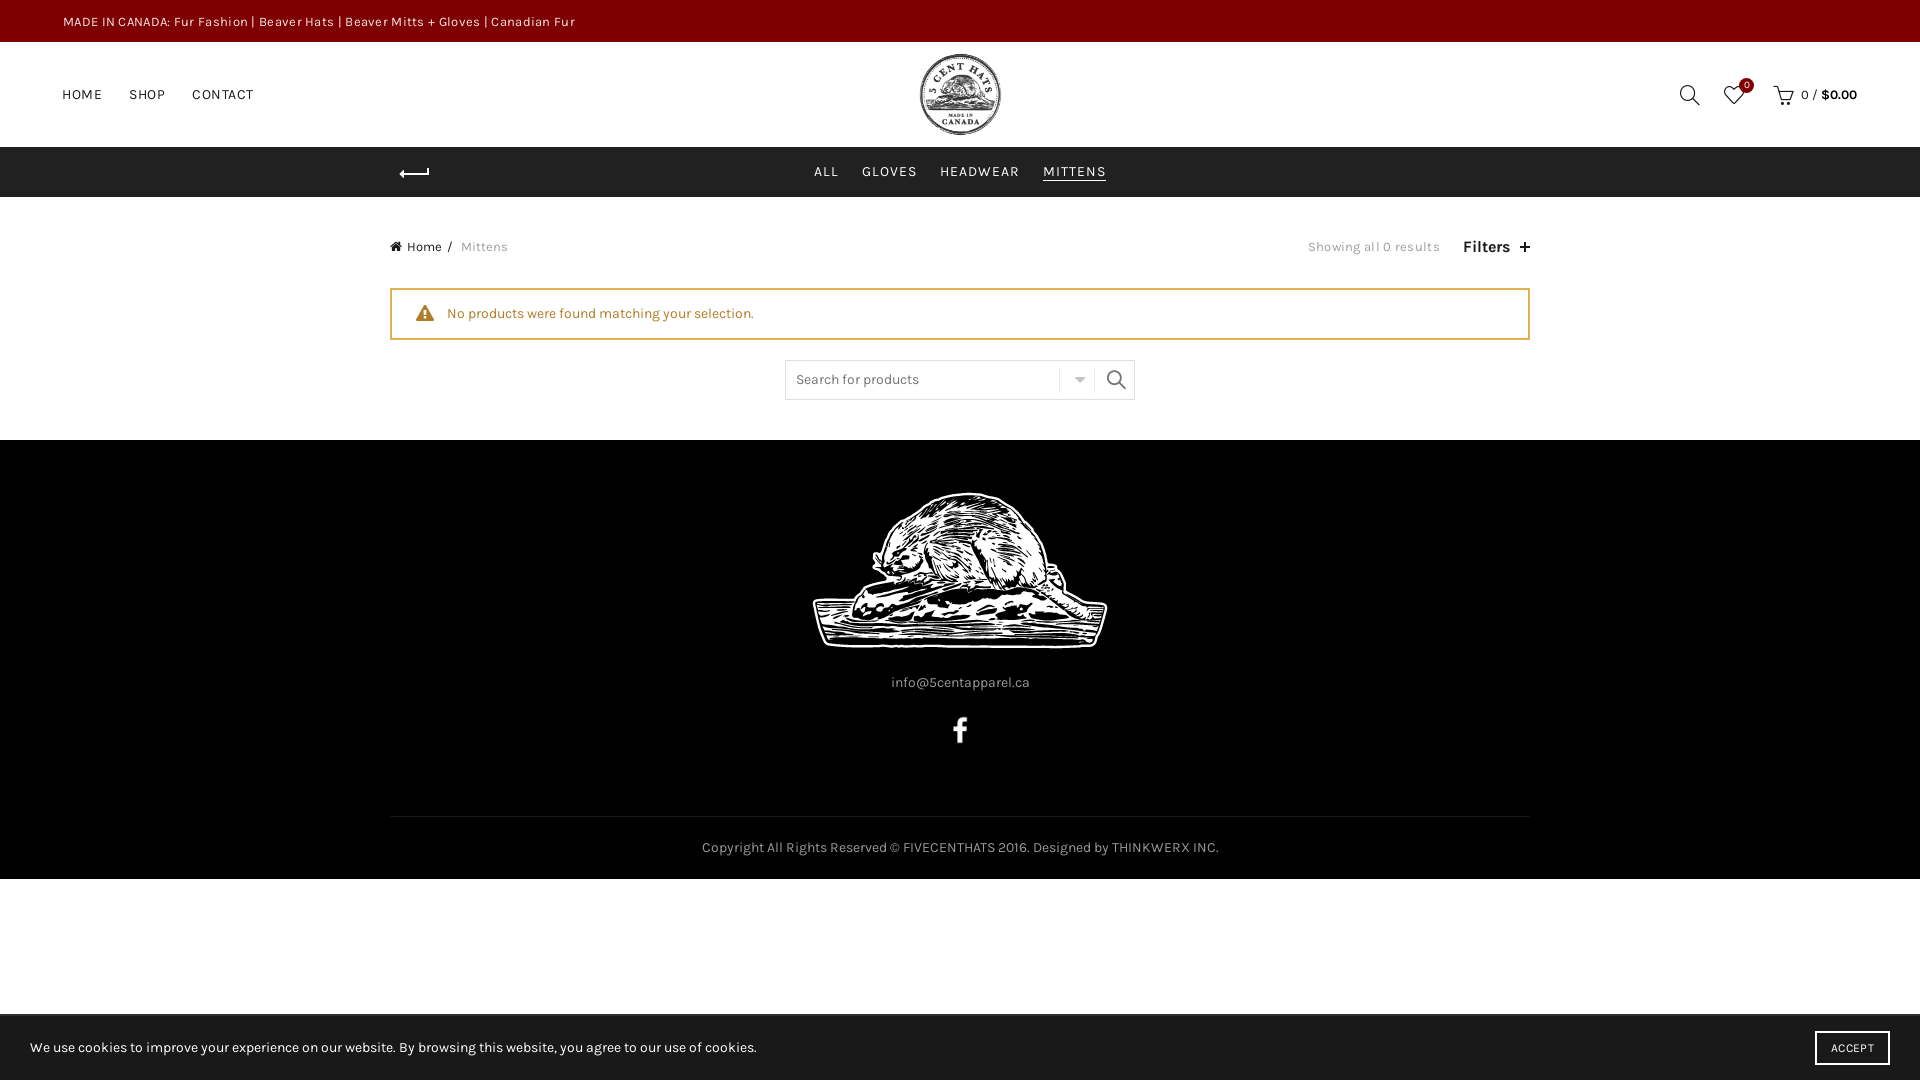  I want to click on 'ALL', so click(804, 171).